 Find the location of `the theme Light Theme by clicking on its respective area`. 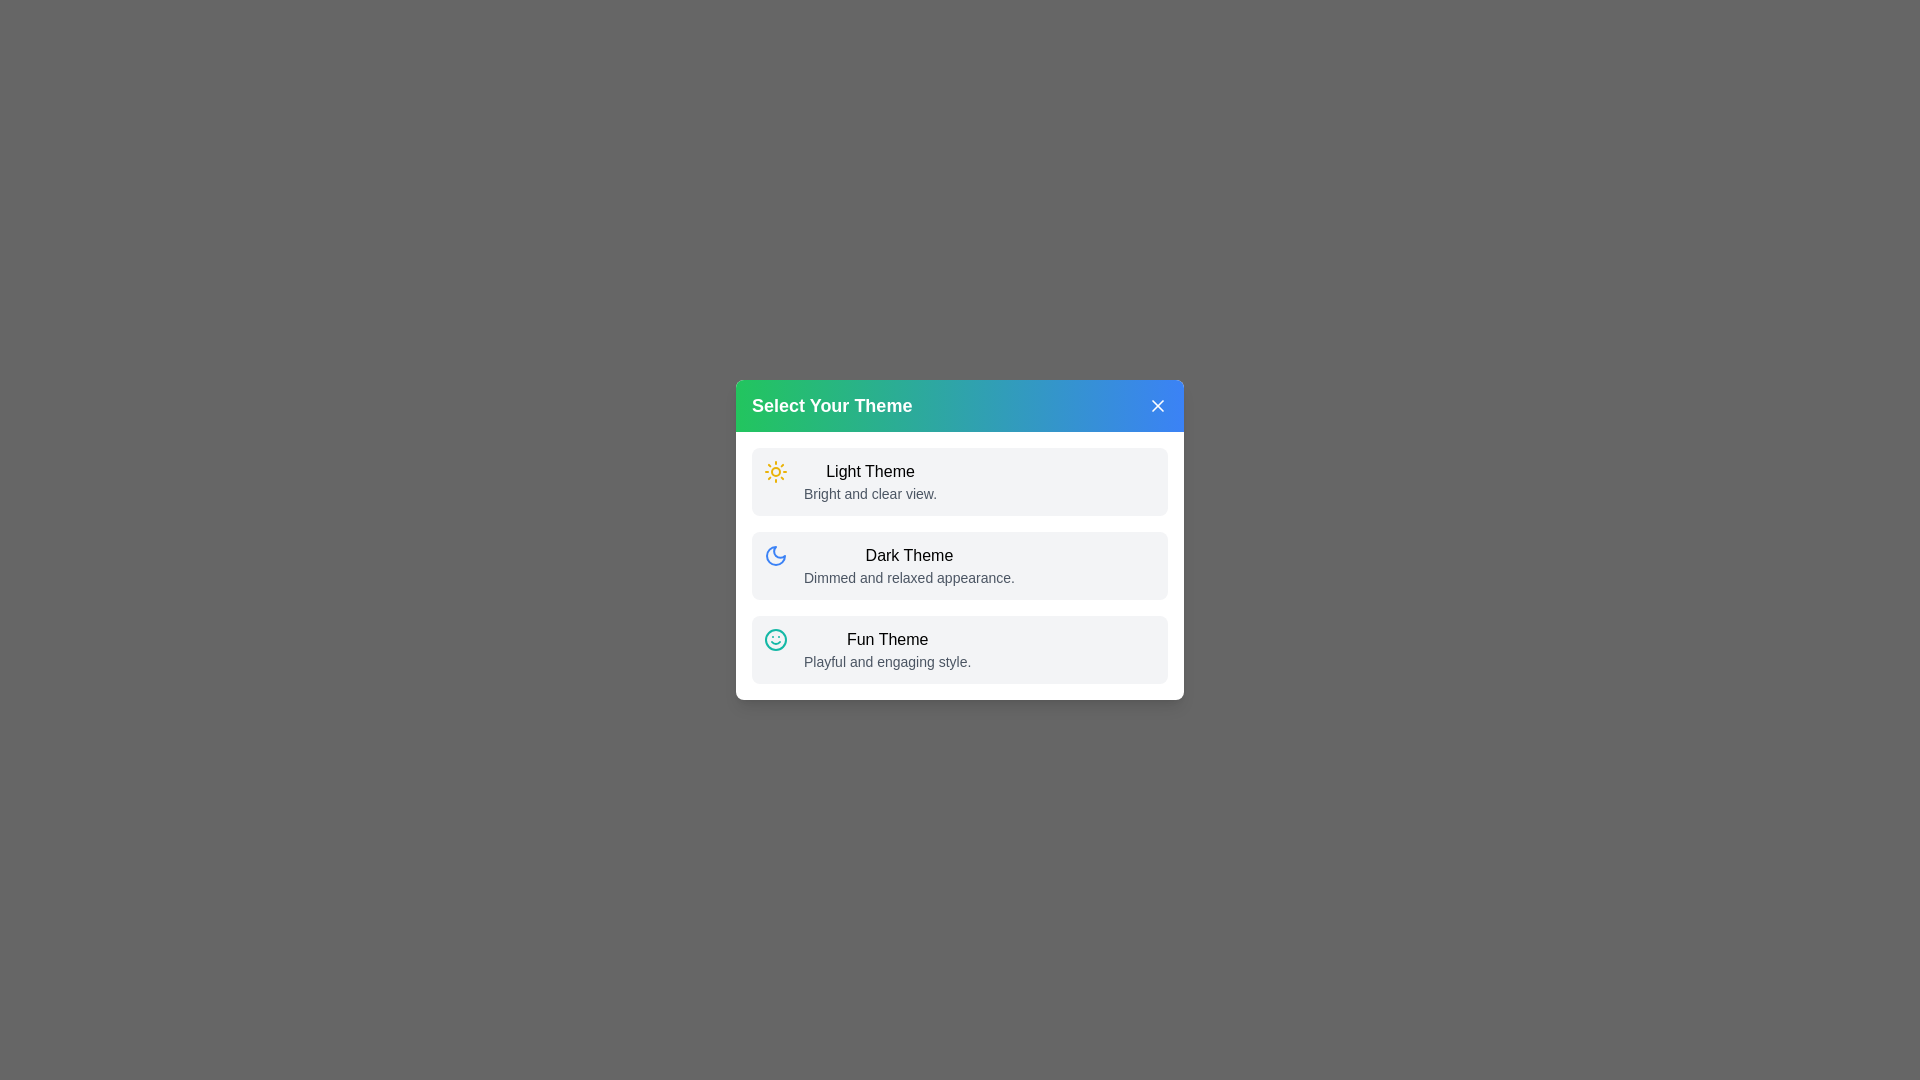

the theme Light Theme by clicking on its respective area is located at coordinates (960, 482).